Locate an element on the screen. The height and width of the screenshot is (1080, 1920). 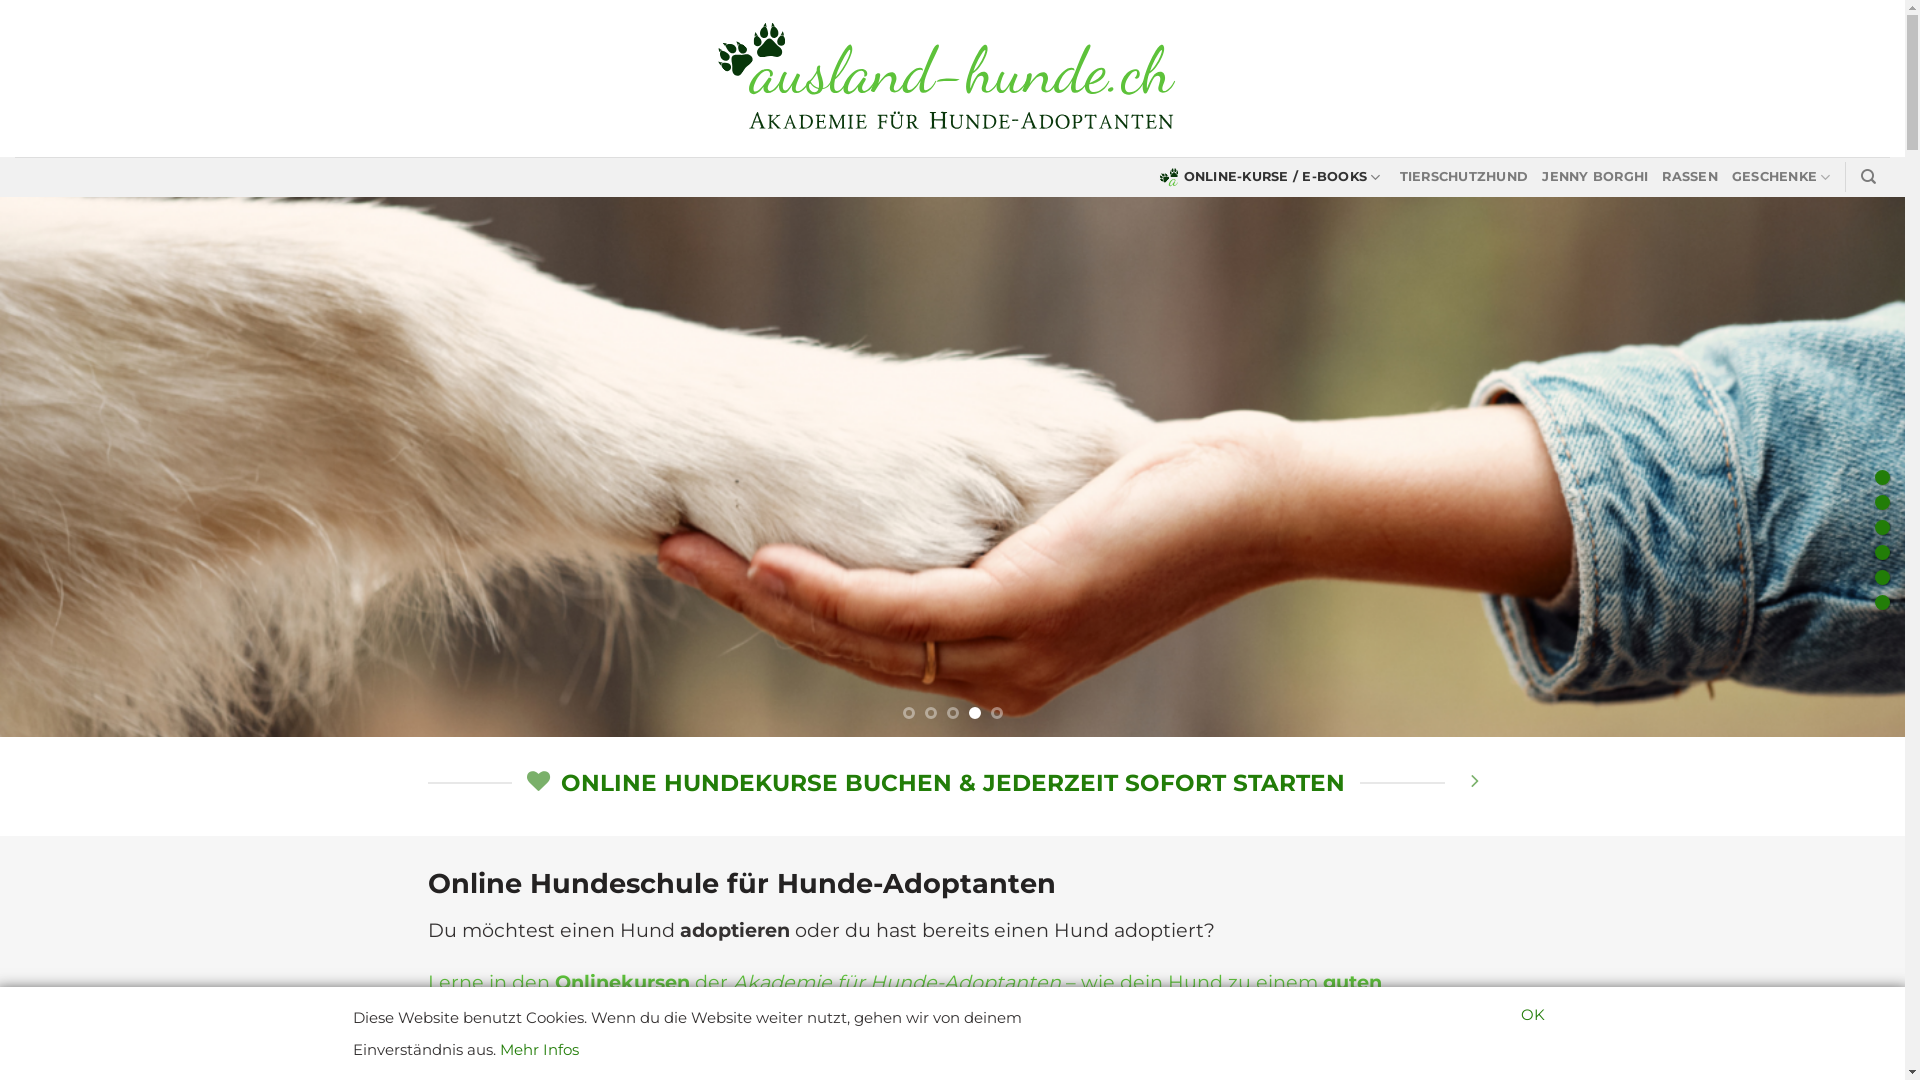
'RASSEN' is located at coordinates (1688, 176).